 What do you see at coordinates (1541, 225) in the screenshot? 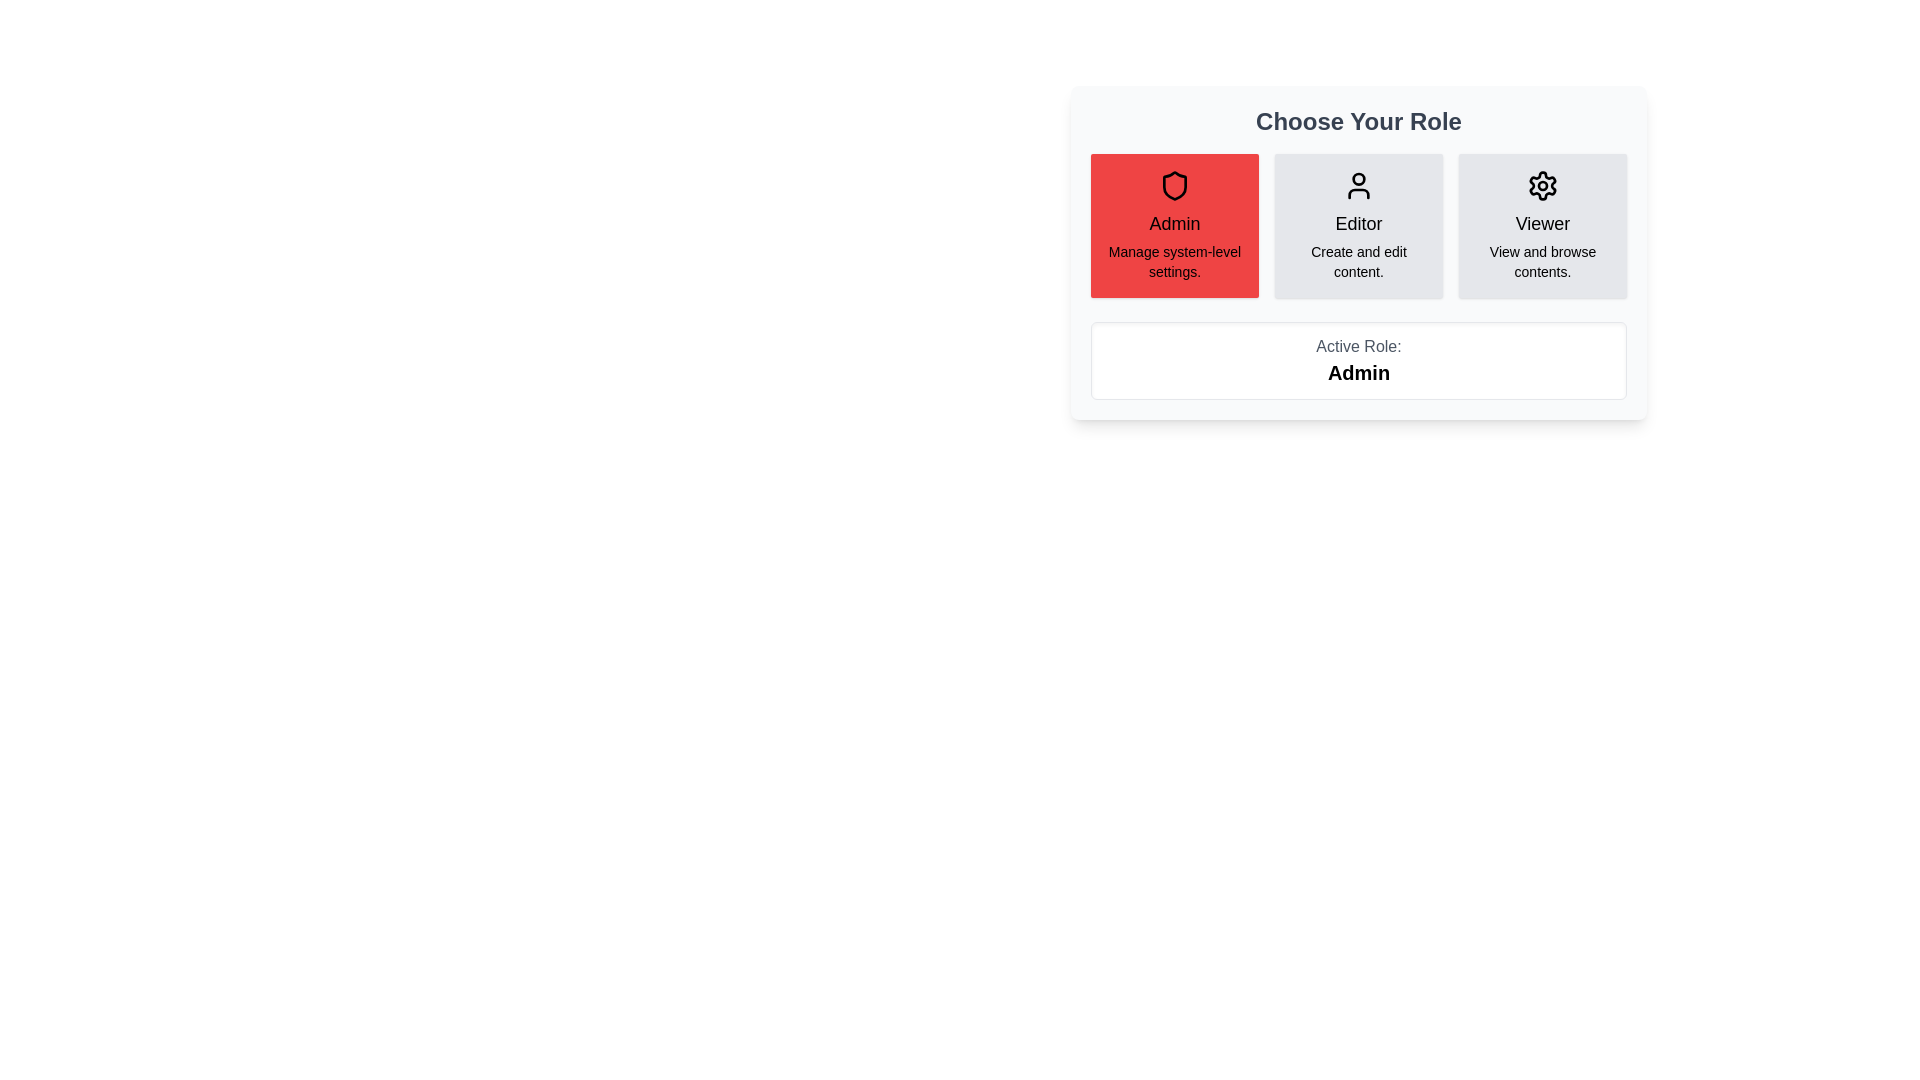
I see `the Viewer button to view its details` at bounding box center [1541, 225].